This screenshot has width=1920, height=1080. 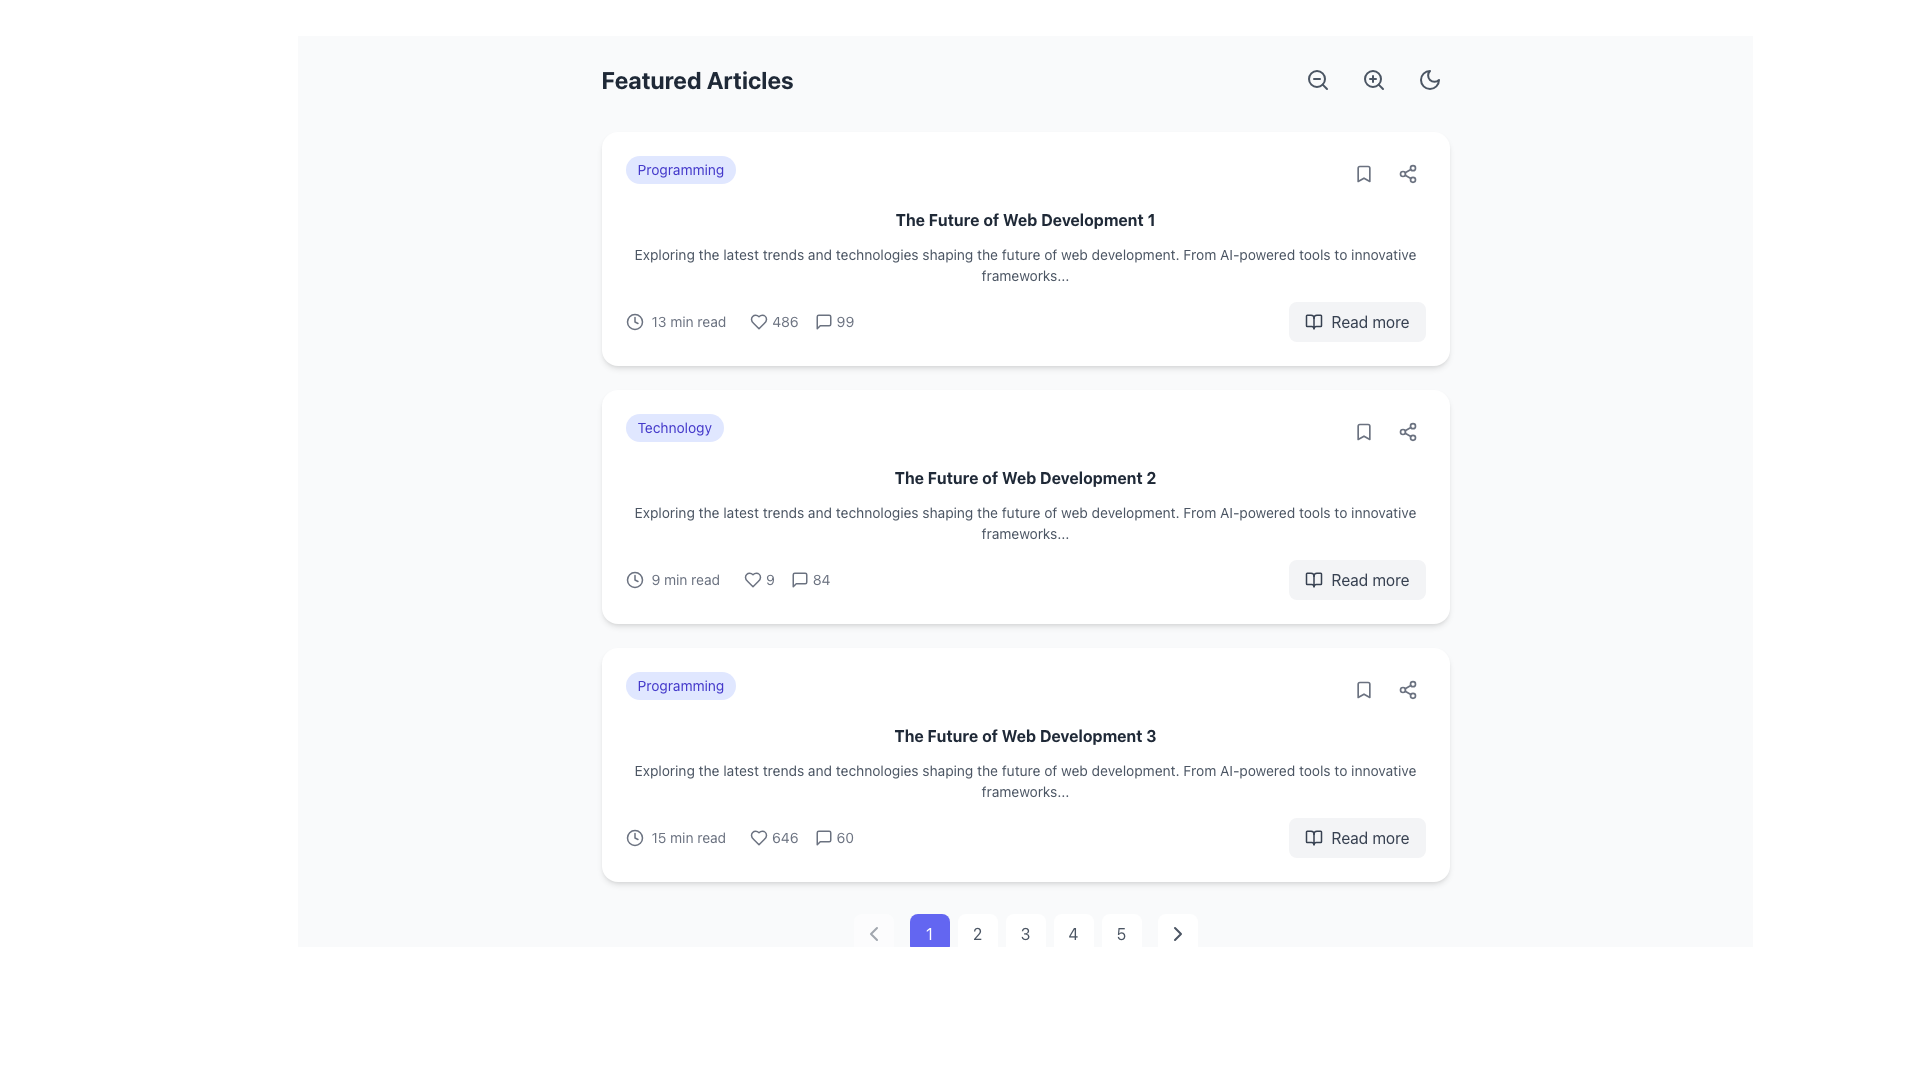 What do you see at coordinates (1369, 579) in the screenshot?
I see `the text button located at the bottom right of the second card in the vertical list of featured articles` at bounding box center [1369, 579].